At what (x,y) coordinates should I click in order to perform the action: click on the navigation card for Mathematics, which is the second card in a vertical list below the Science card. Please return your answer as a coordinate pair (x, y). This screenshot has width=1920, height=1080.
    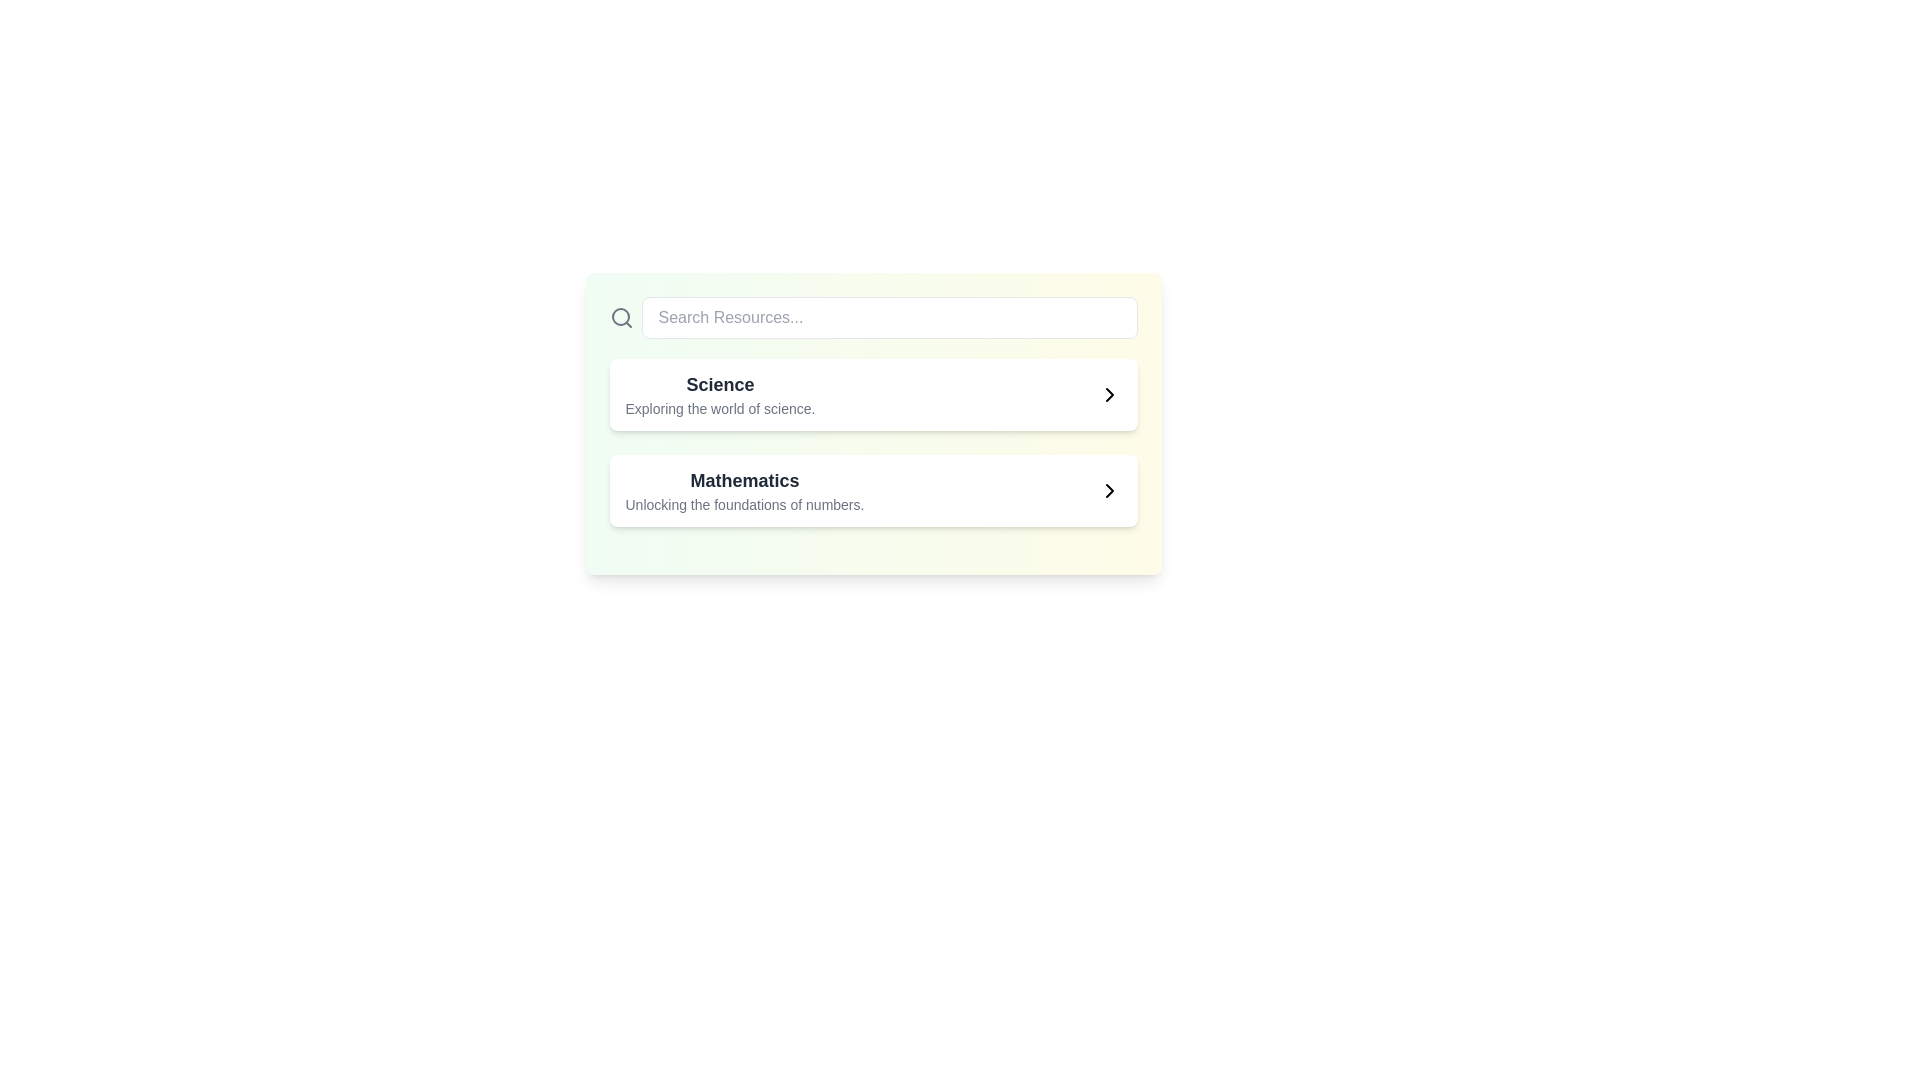
    Looking at the image, I should click on (873, 490).